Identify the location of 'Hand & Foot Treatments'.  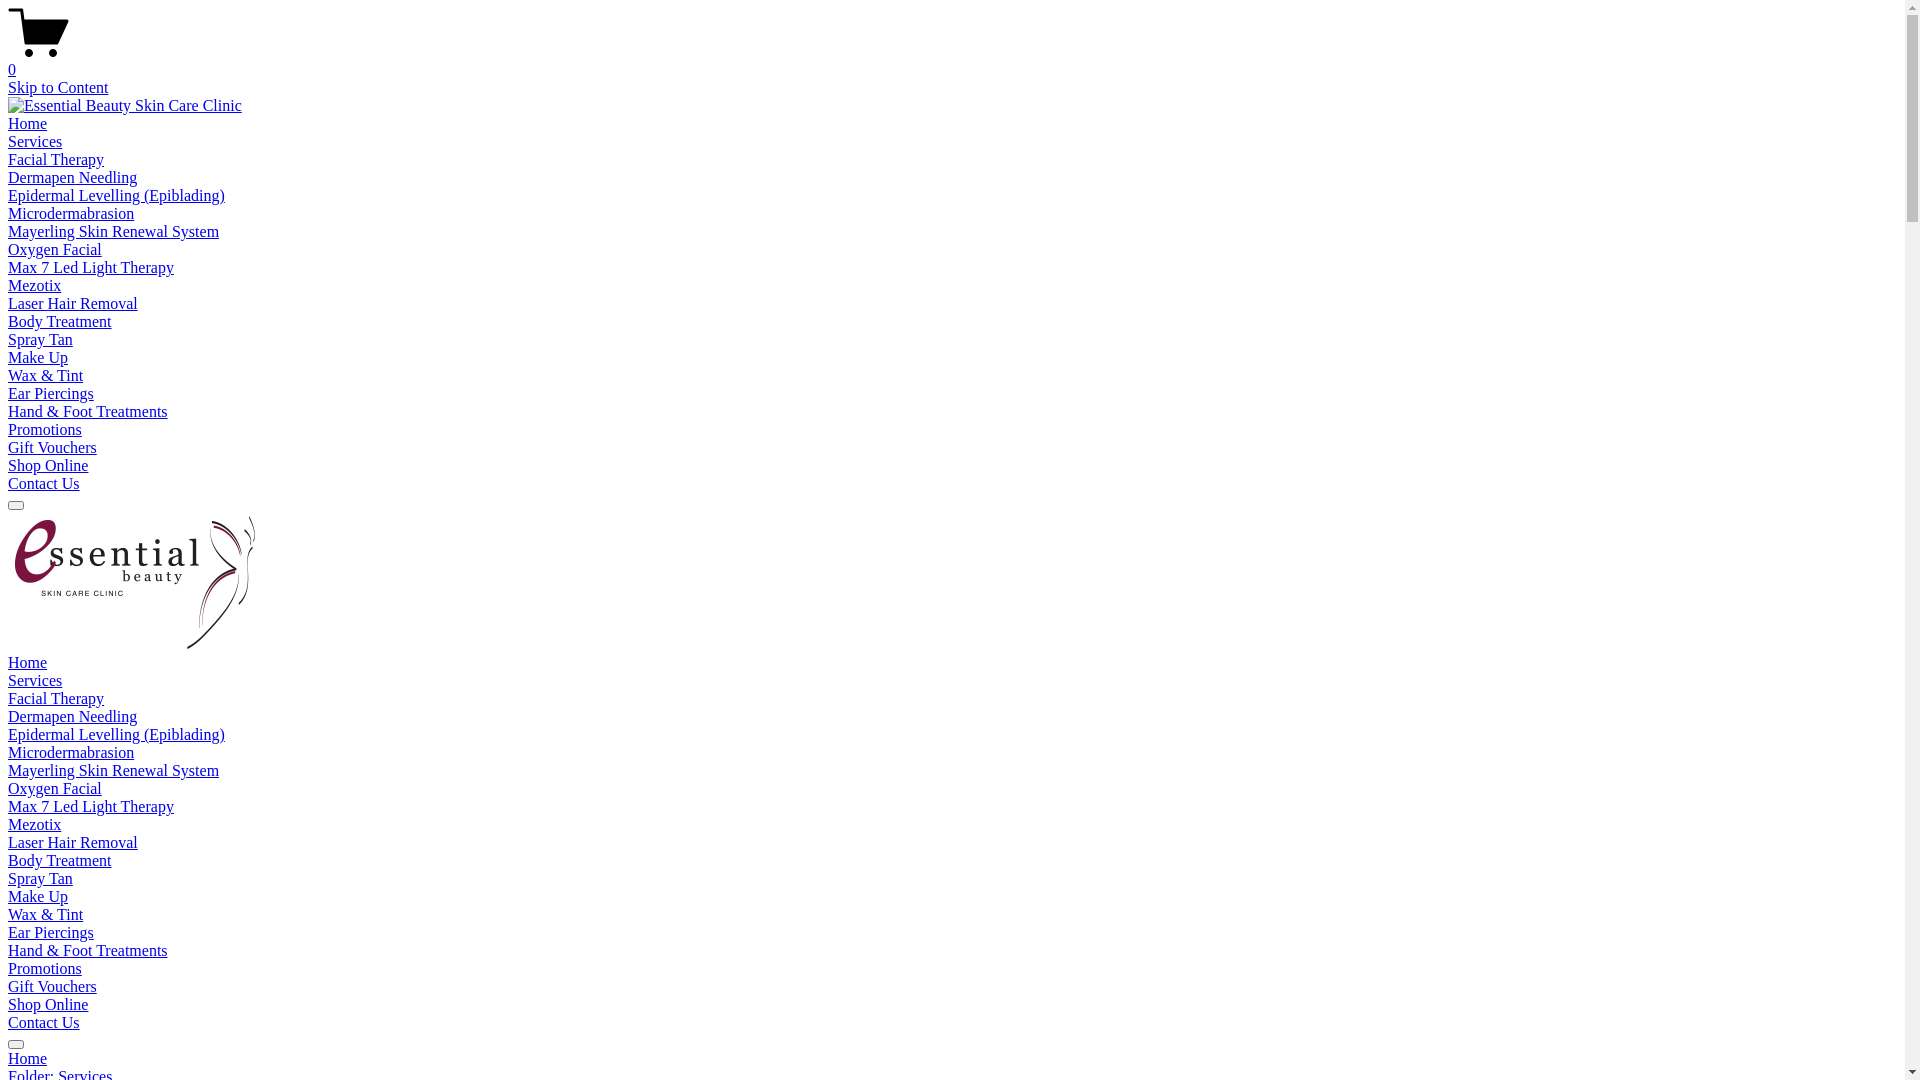
(86, 410).